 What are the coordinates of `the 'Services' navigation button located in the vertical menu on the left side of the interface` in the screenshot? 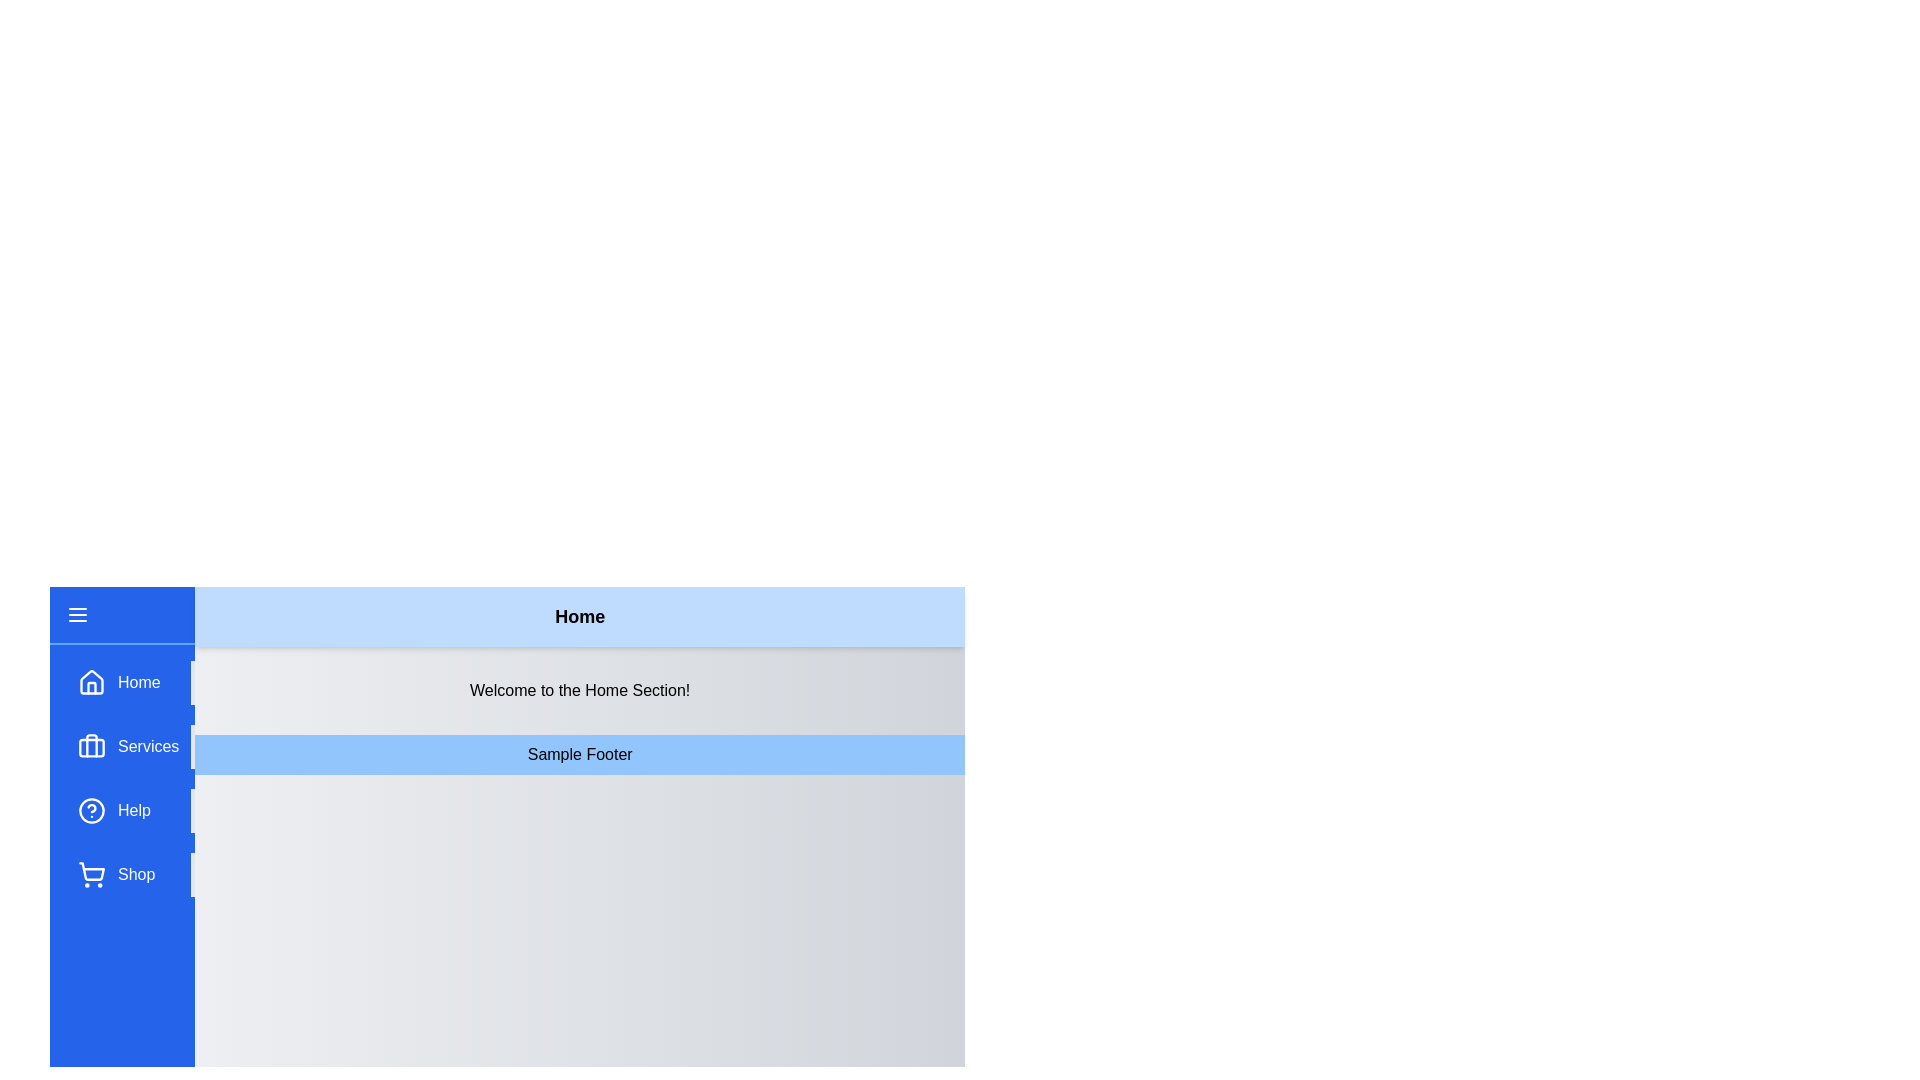 It's located at (129, 747).